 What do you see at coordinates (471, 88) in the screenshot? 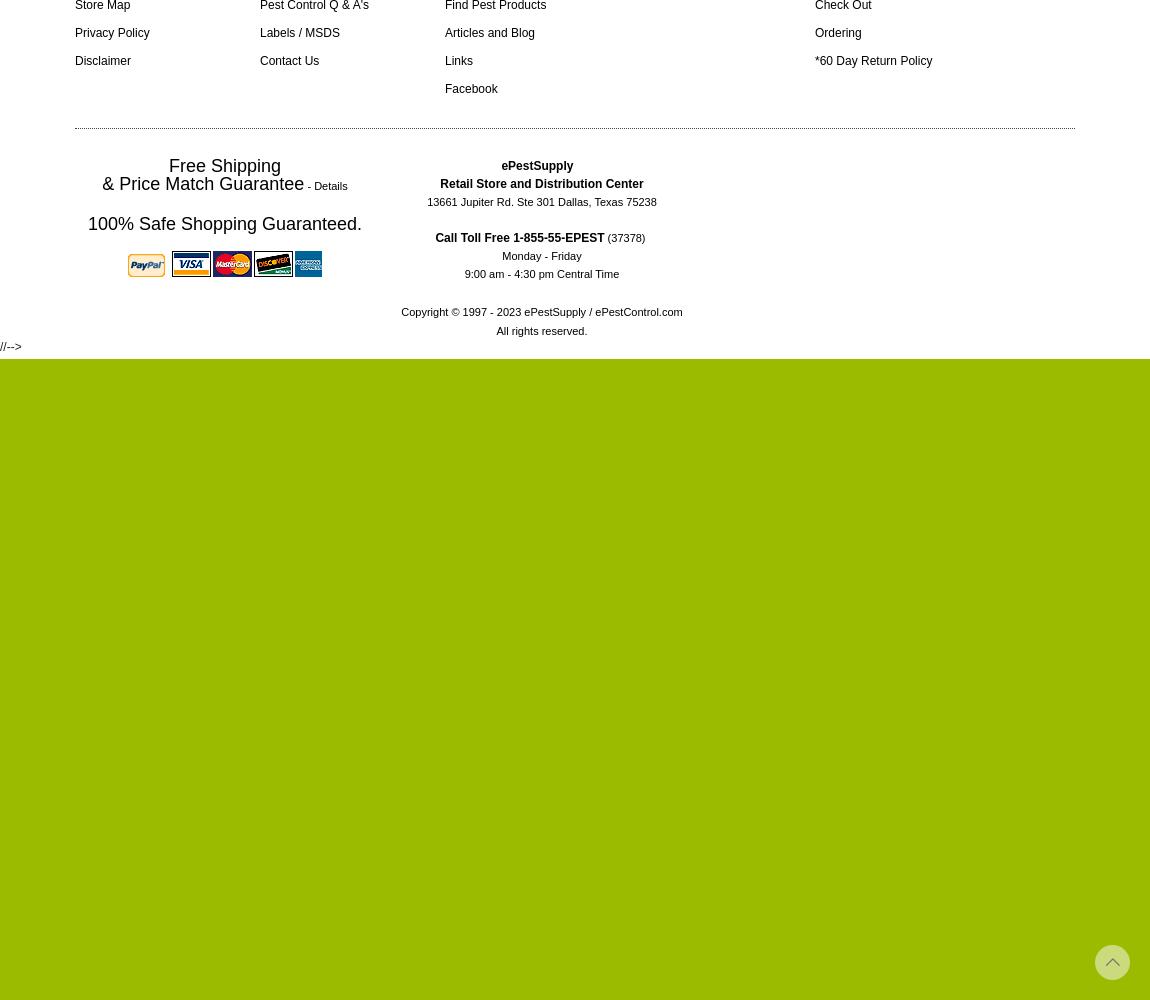
I see `'Facebook'` at bounding box center [471, 88].